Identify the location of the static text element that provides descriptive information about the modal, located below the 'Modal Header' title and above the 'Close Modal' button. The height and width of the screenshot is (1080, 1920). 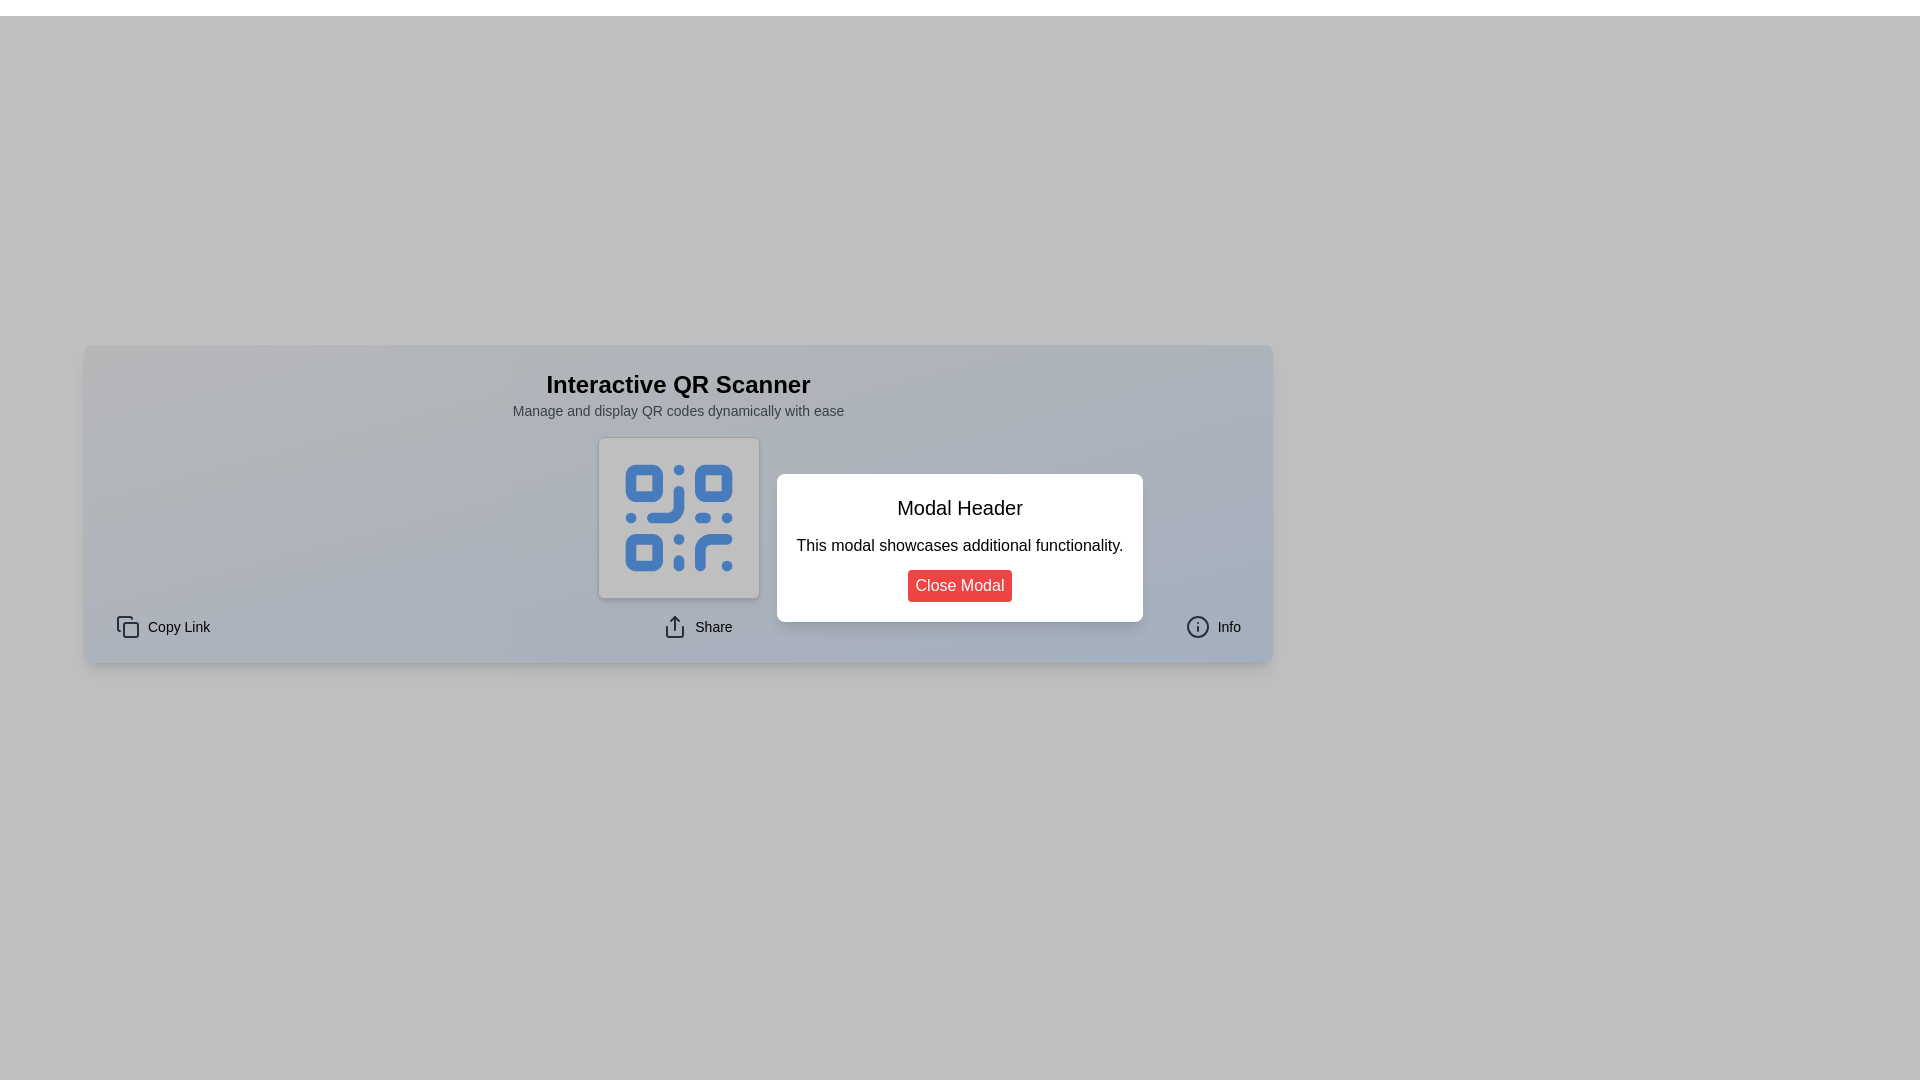
(960, 546).